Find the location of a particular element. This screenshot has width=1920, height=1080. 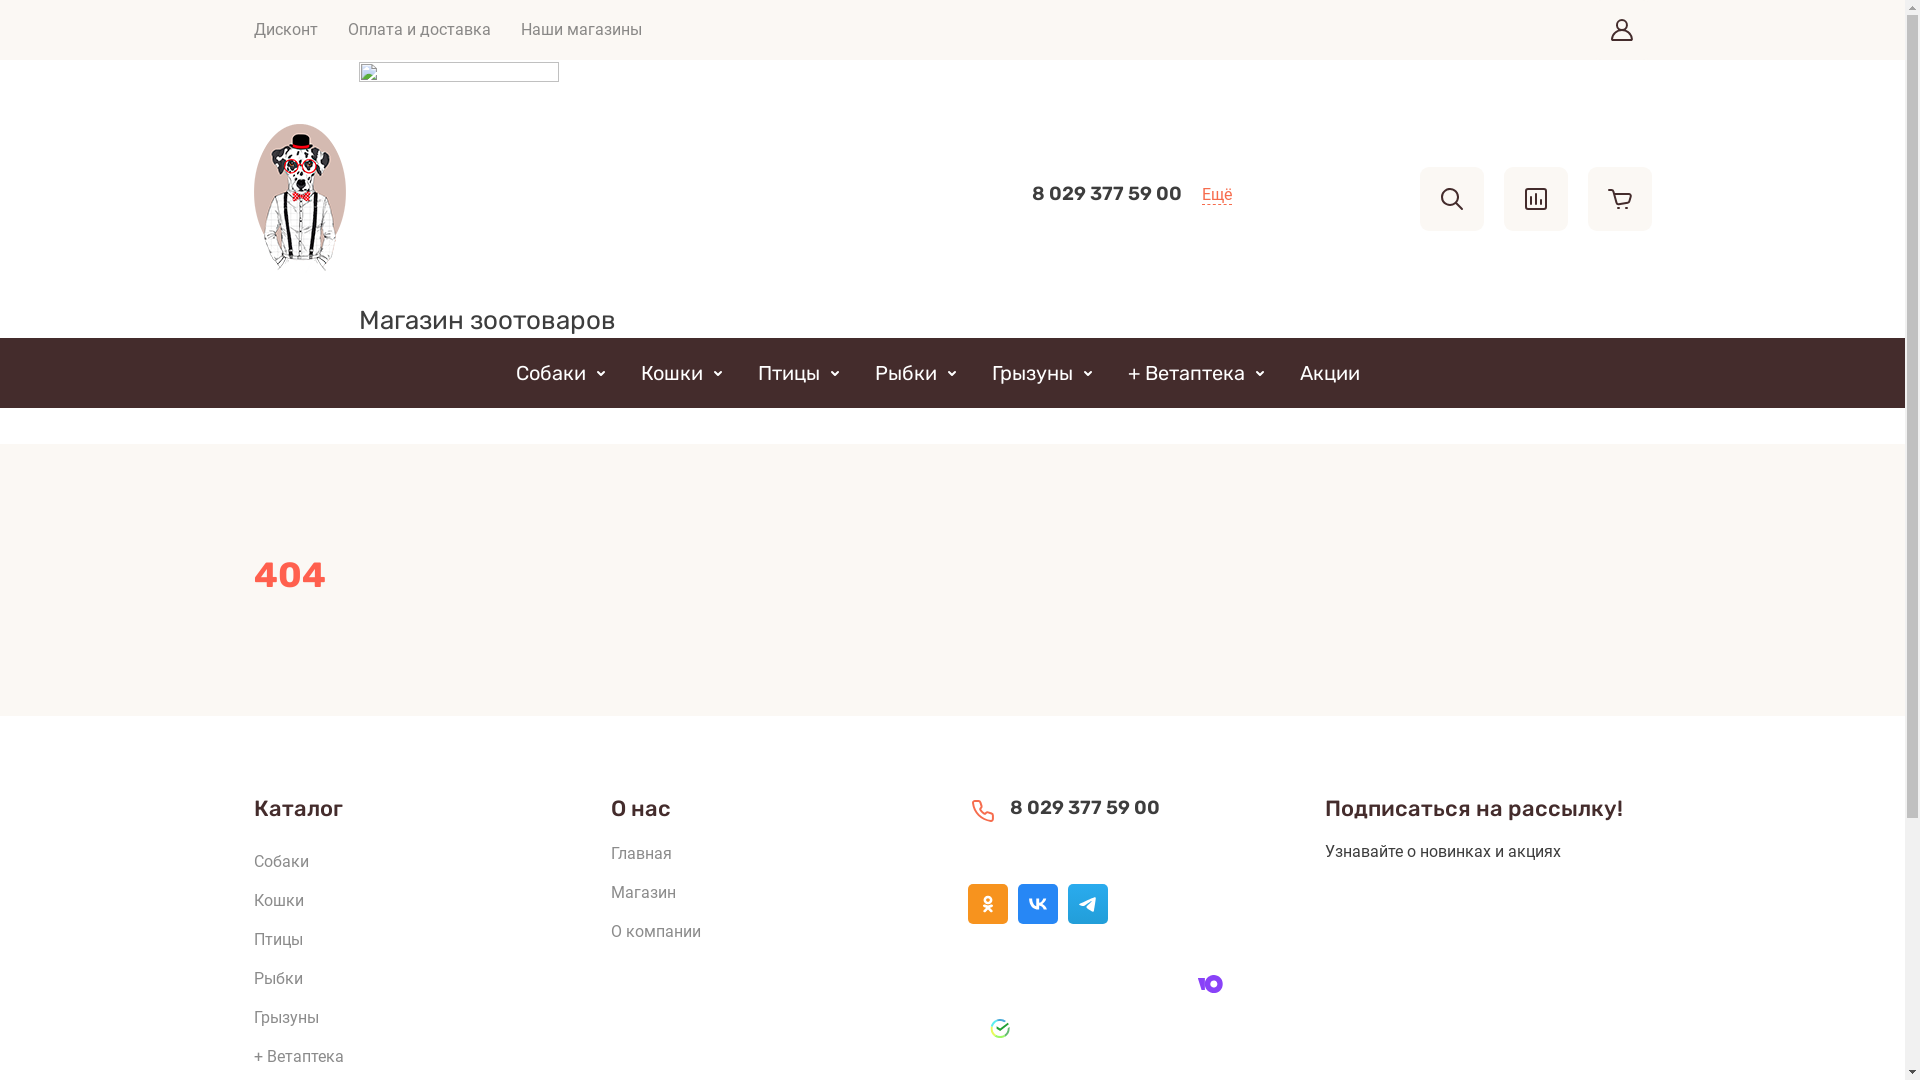

'8 029 377 59 00' is located at coordinates (1106, 193).